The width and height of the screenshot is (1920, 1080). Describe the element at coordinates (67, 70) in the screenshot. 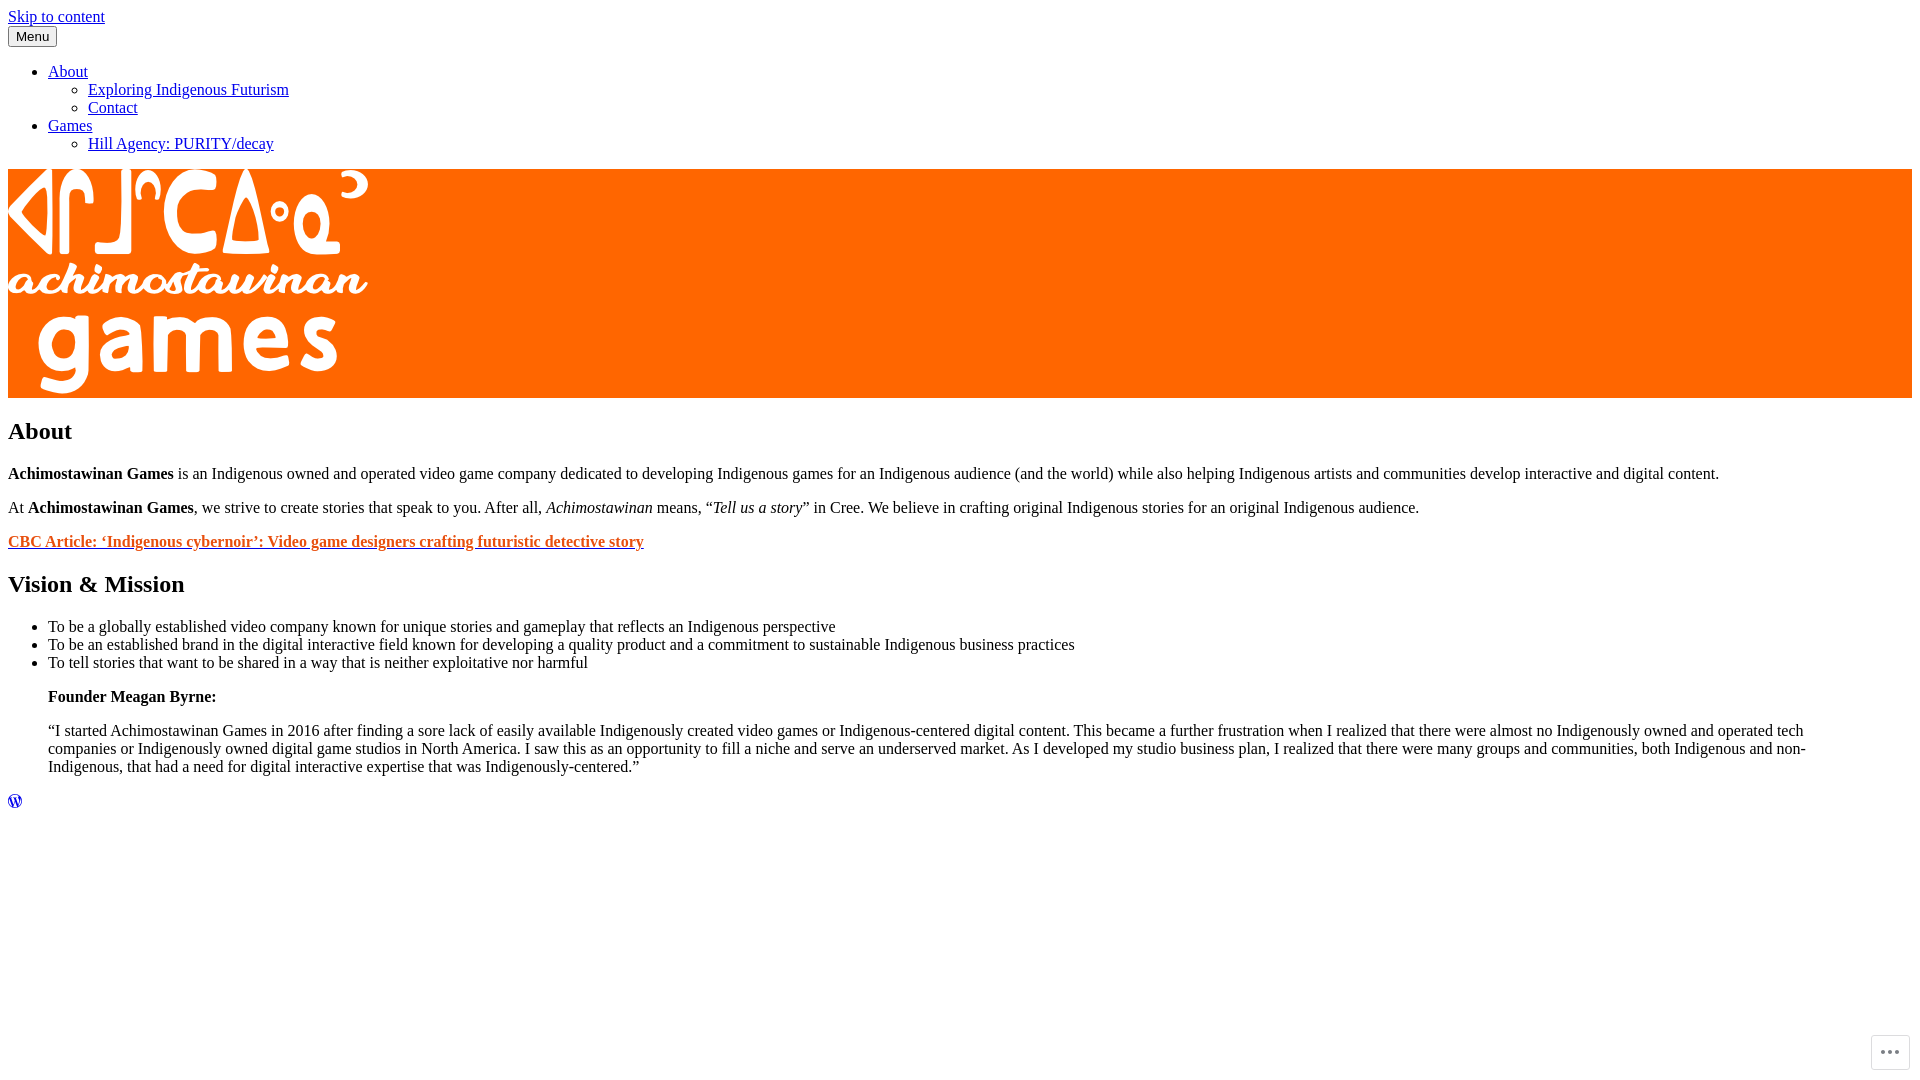

I see `'About'` at that location.